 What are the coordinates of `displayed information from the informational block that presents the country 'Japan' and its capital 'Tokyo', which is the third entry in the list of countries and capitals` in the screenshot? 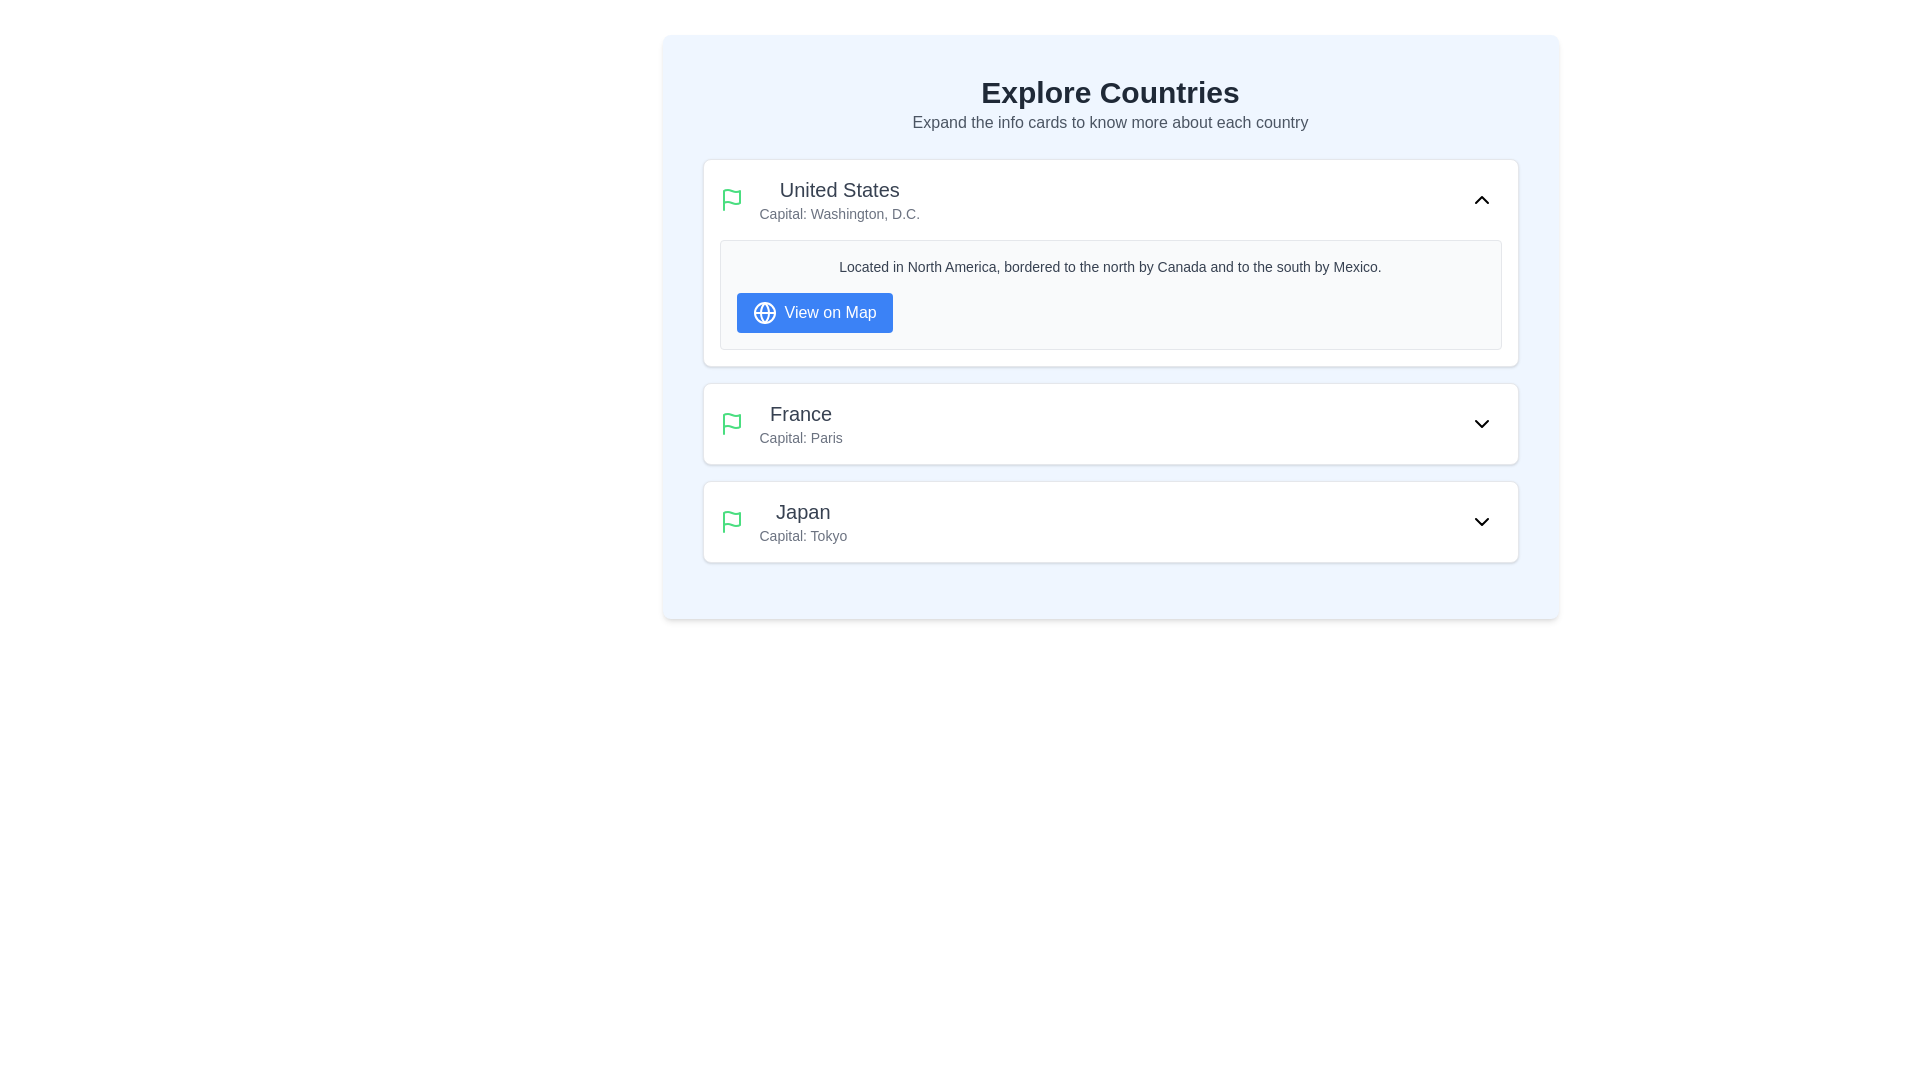 It's located at (782, 520).